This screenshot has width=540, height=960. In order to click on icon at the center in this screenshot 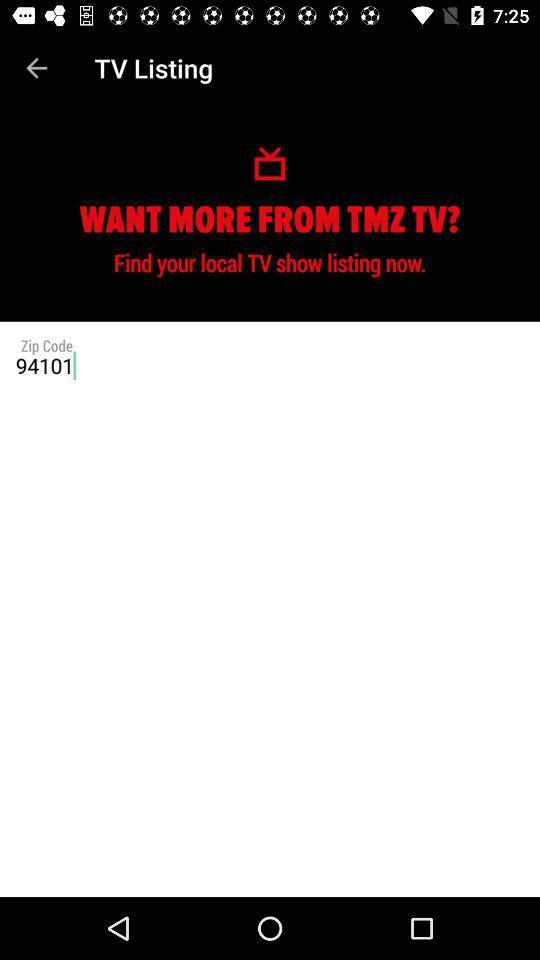, I will do `click(270, 364)`.